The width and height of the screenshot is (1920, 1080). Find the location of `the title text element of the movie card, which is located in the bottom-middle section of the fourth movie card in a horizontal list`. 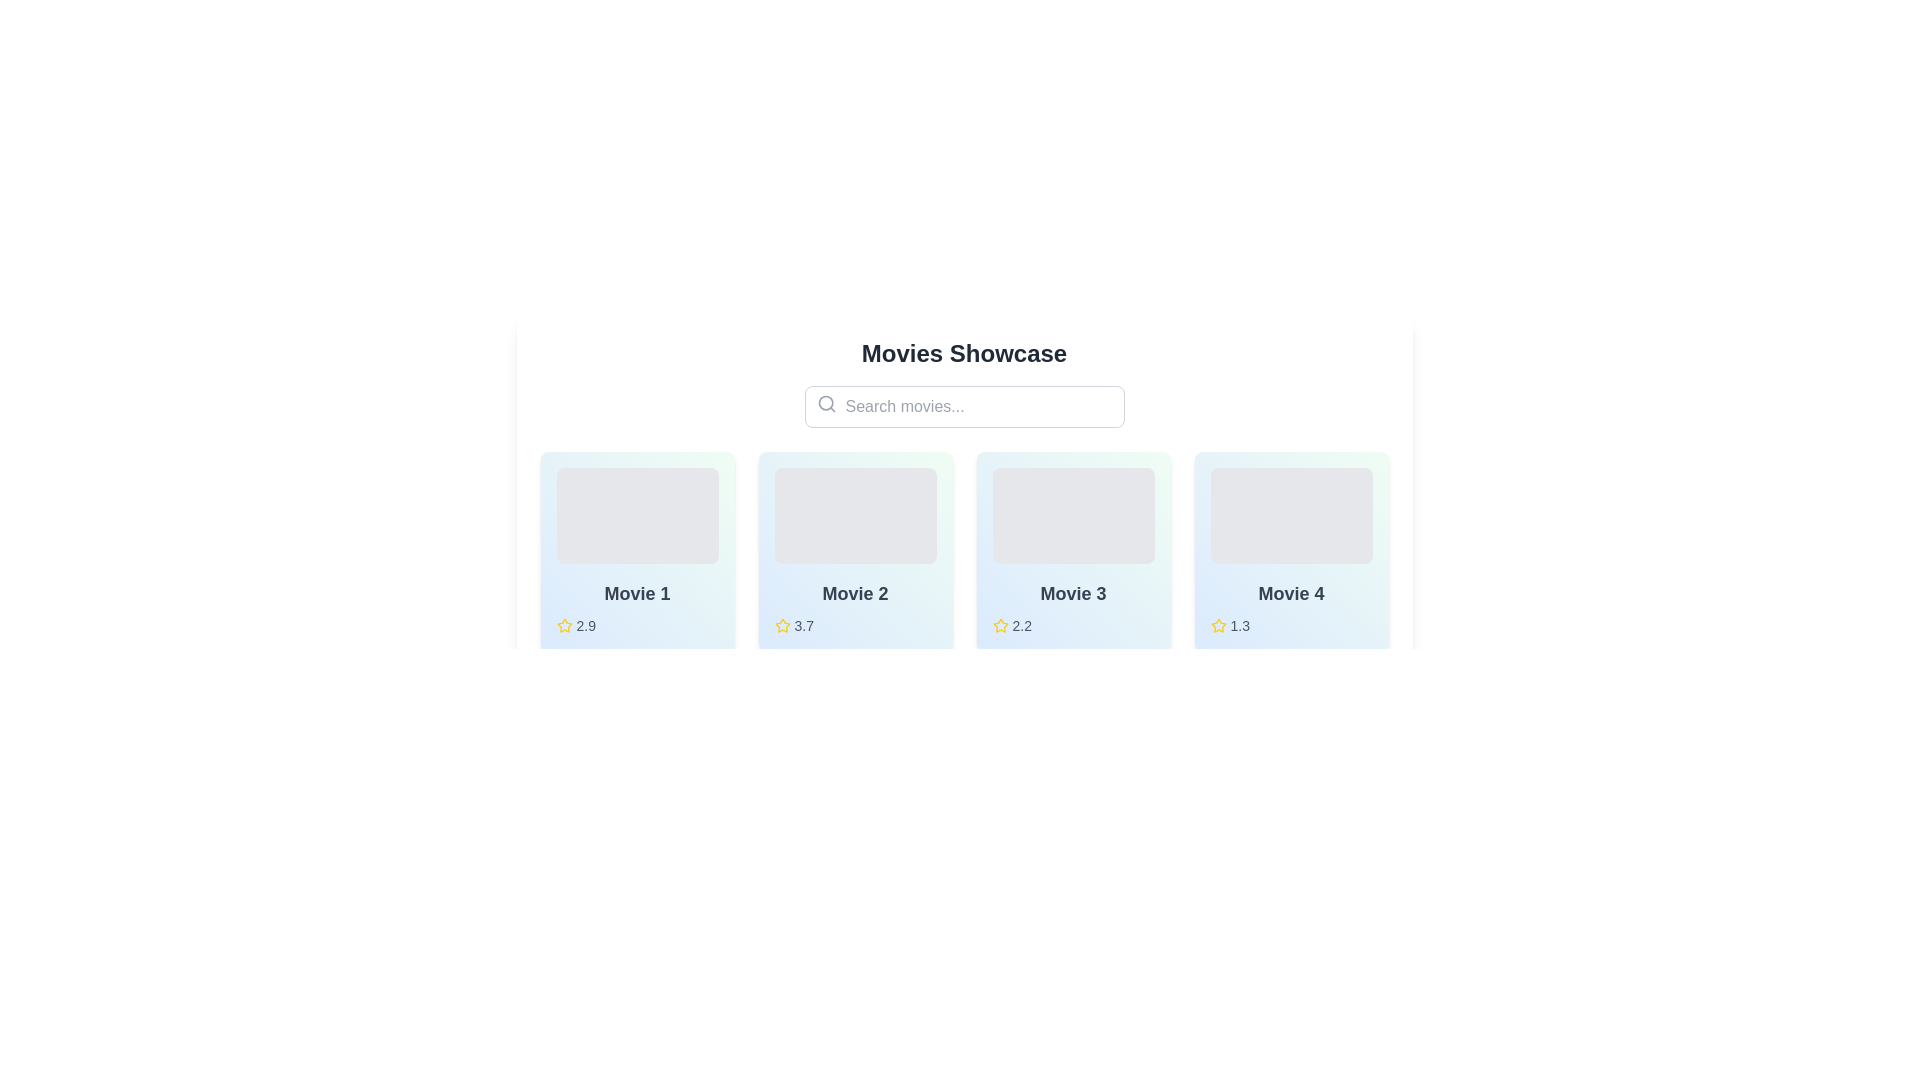

the title text element of the movie card, which is located in the bottom-middle section of the fourth movie card in a horizontal list is located at coordinates (1291, 593).